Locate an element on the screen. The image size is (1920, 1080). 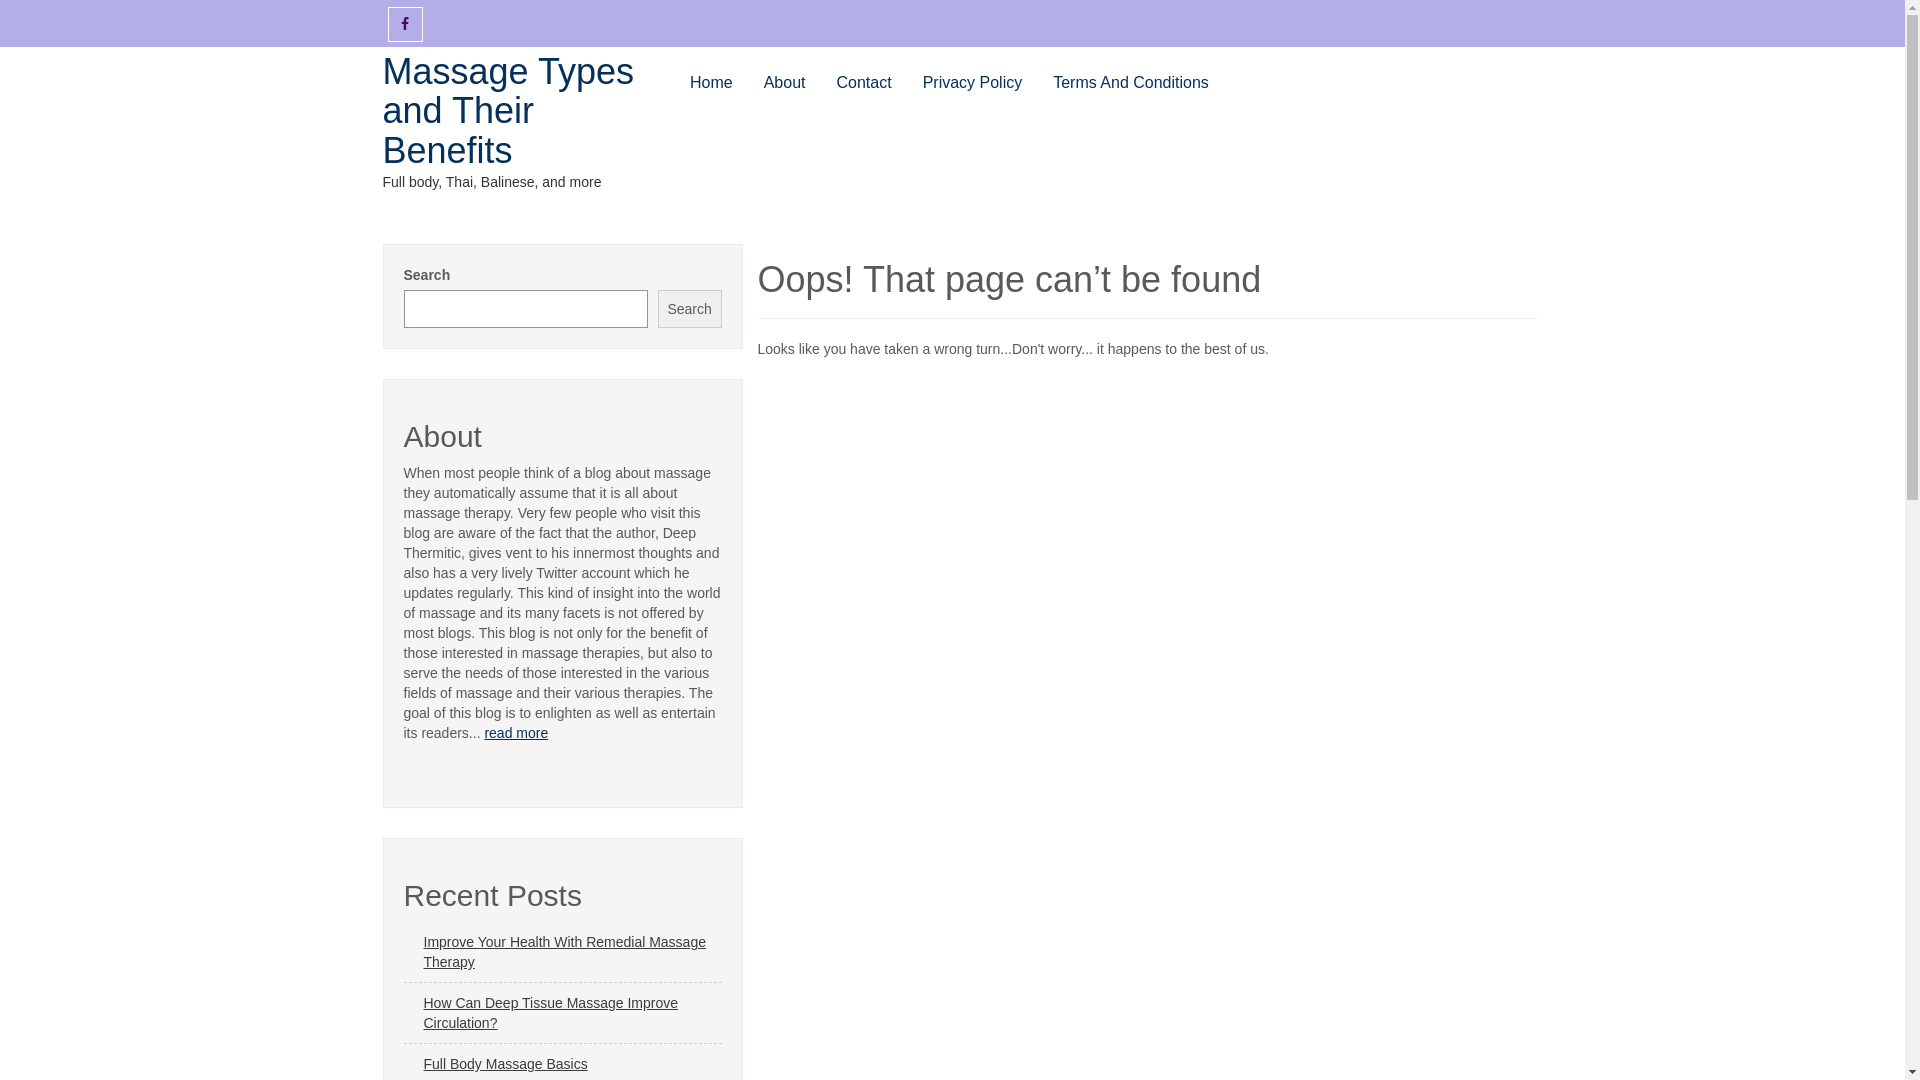
'Home' is located at coordinates (711, 82).